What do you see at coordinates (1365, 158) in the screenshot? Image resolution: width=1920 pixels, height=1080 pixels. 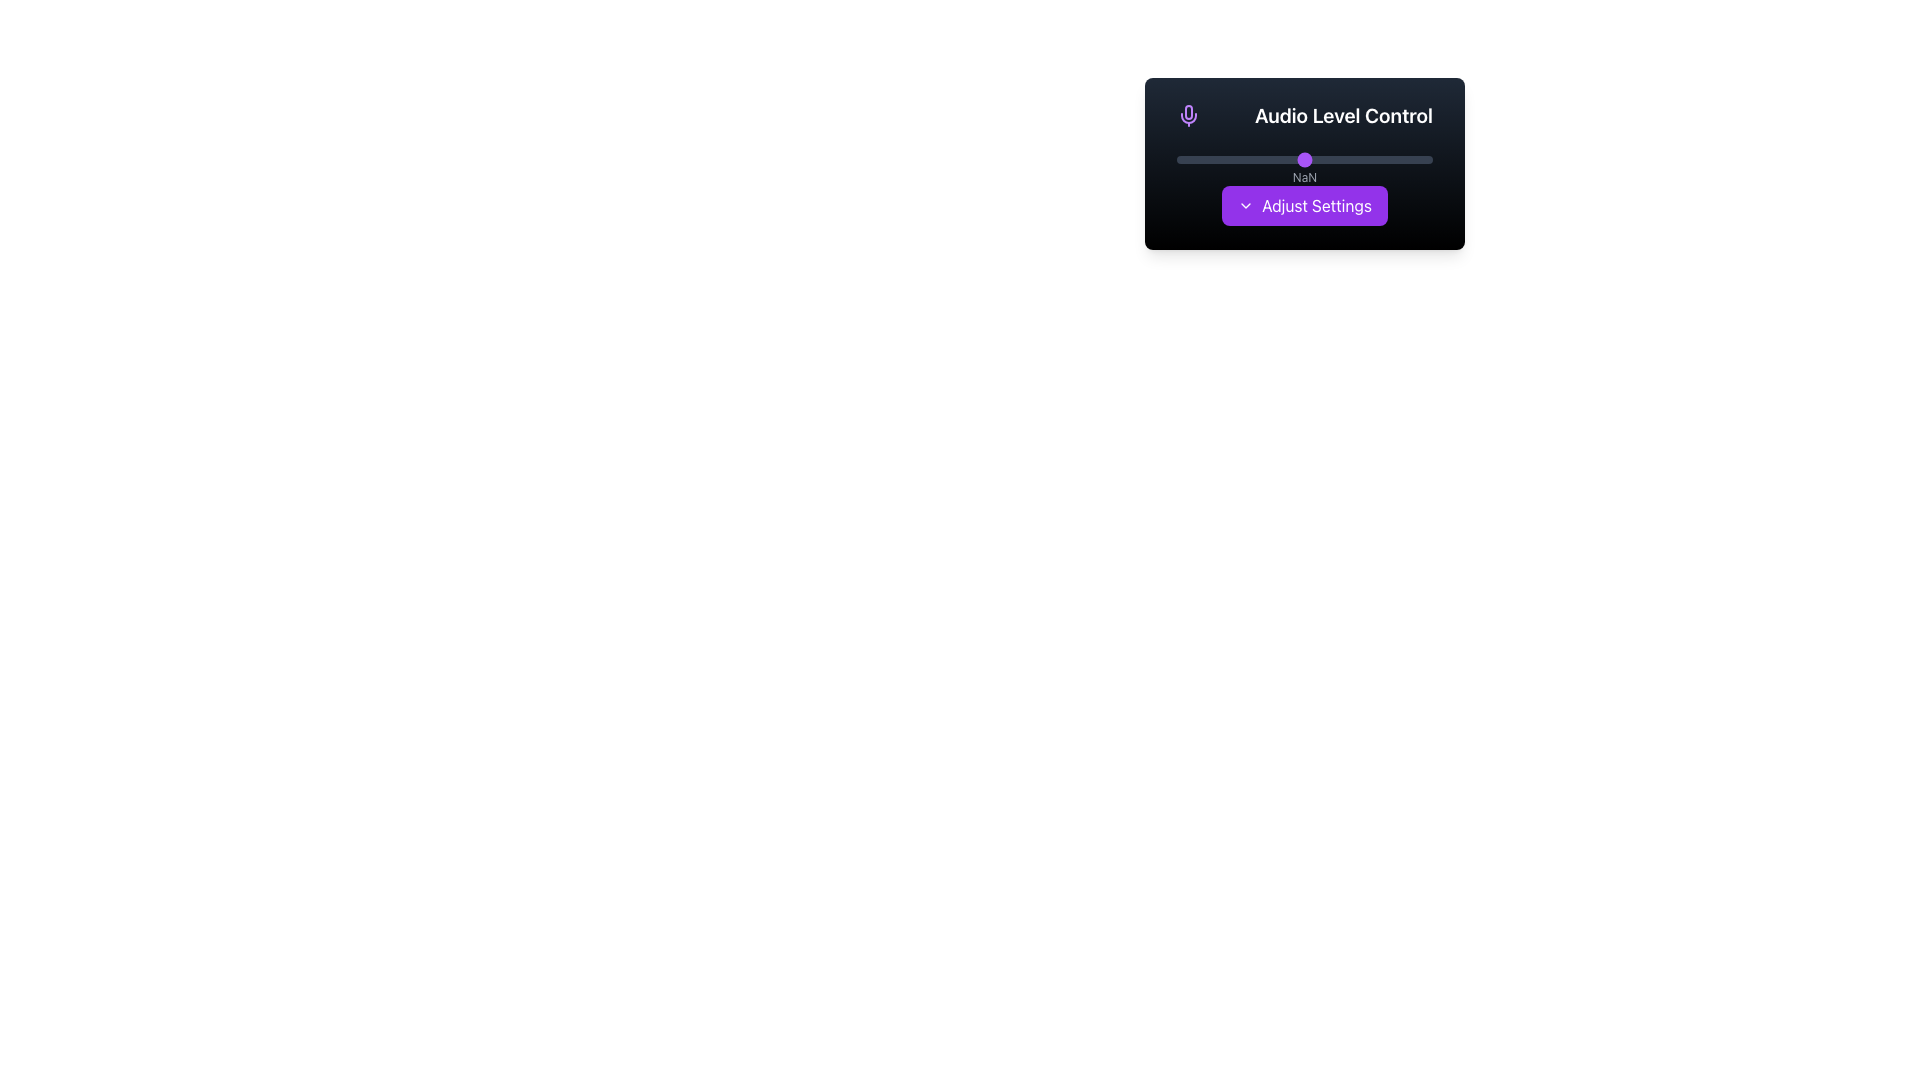 I see `the slider value` at bounding box center [1365, 158].